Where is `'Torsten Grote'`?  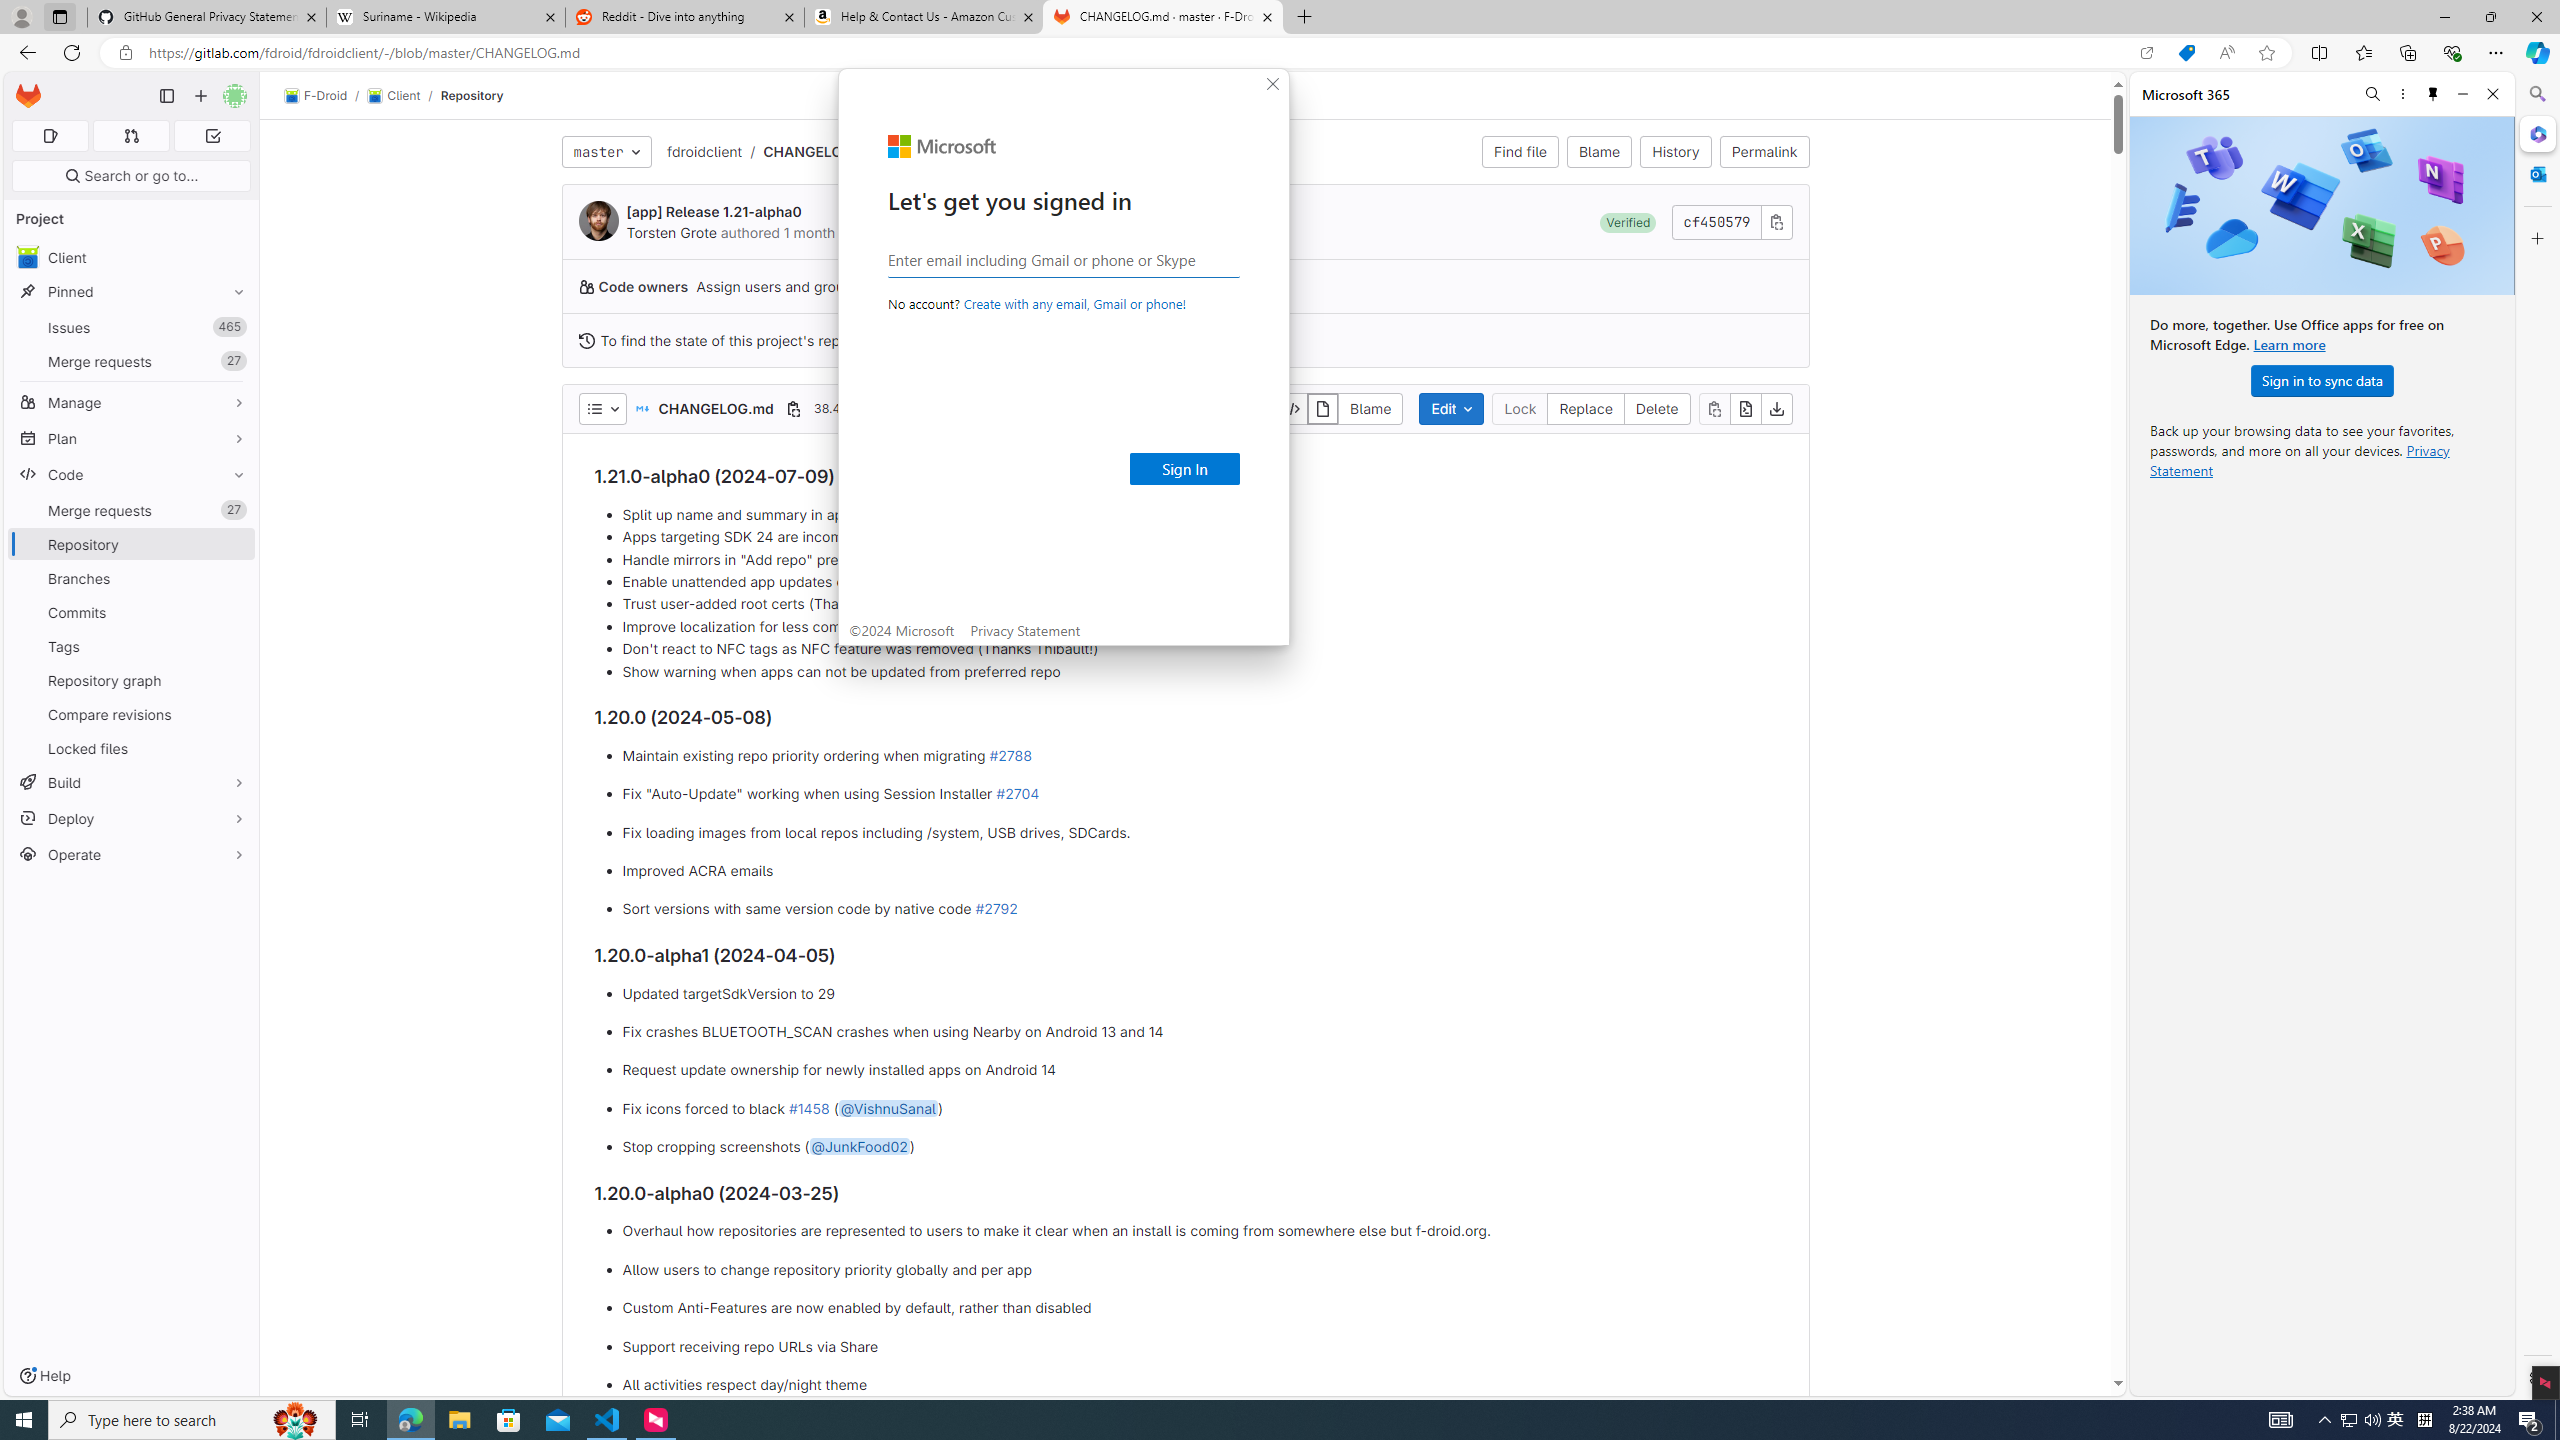 'Torsten Grote' is located at coordinates (599, 221).